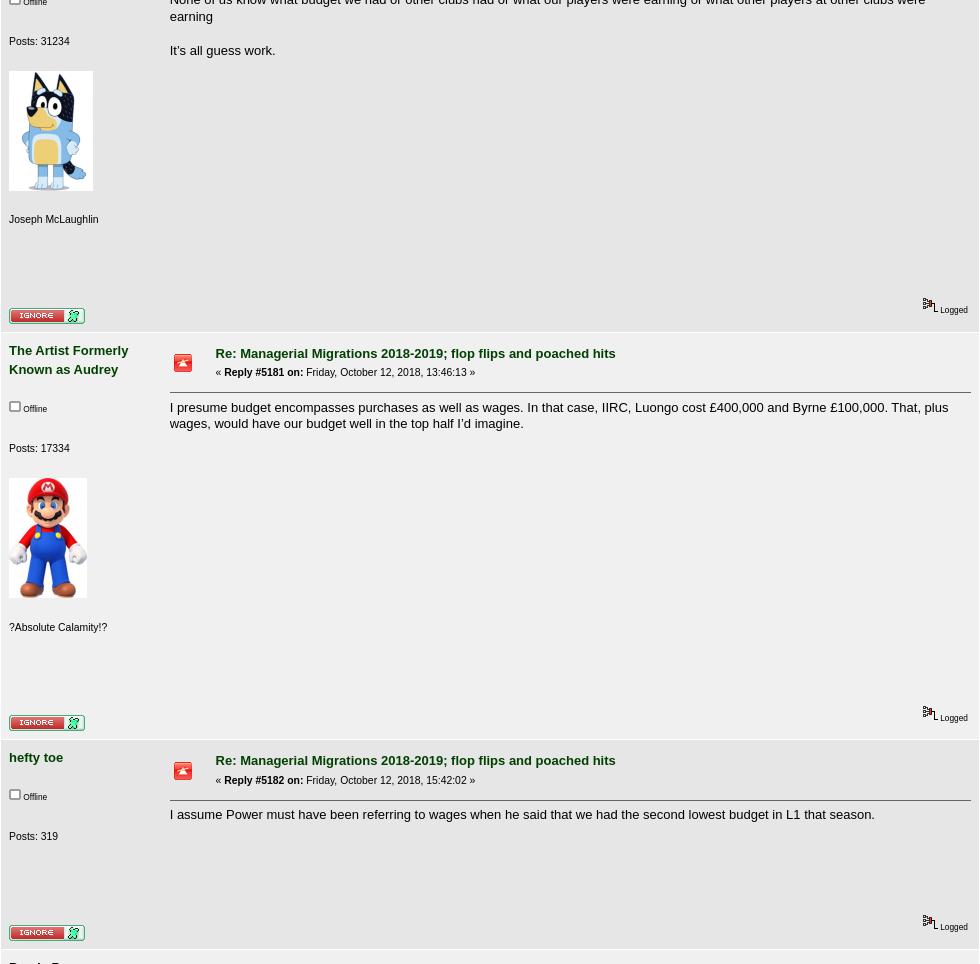 The image size is (980, 964). Describe the element at coordinates (58, 626) in the screenshot. I see `'?Absolute Calamity!?'` at that location.